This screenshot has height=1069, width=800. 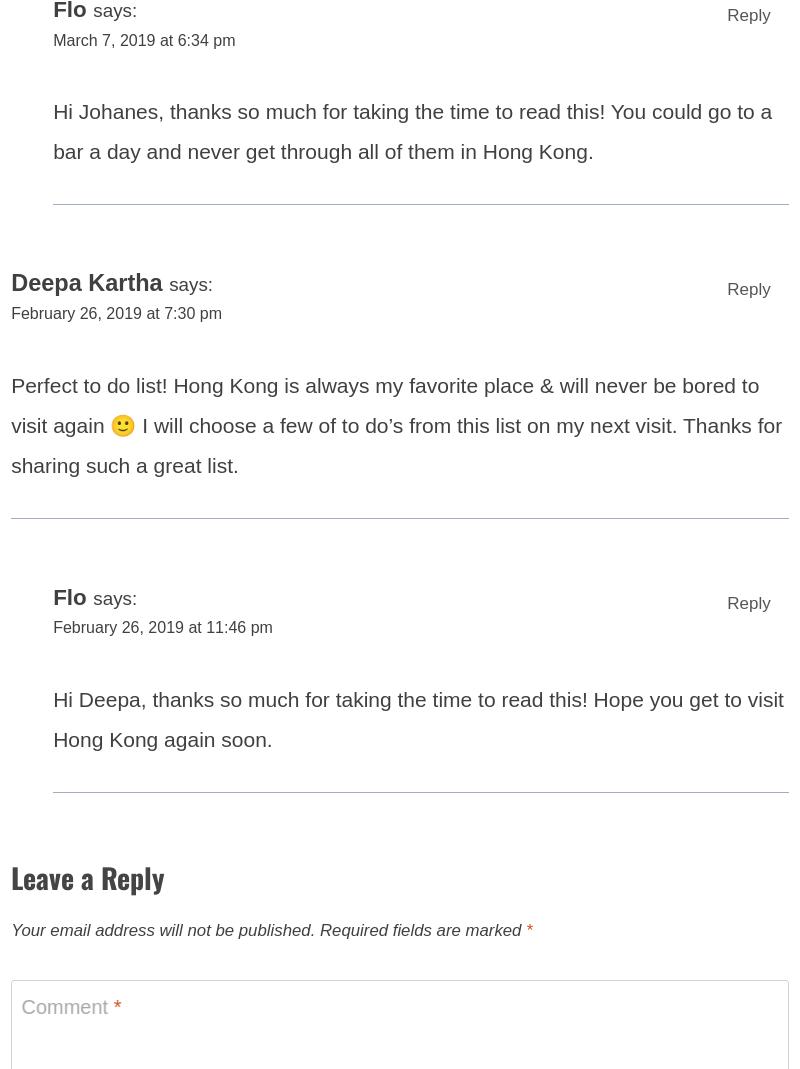 I want to click on 'Leave a Reply', so click(x=11, y=887).